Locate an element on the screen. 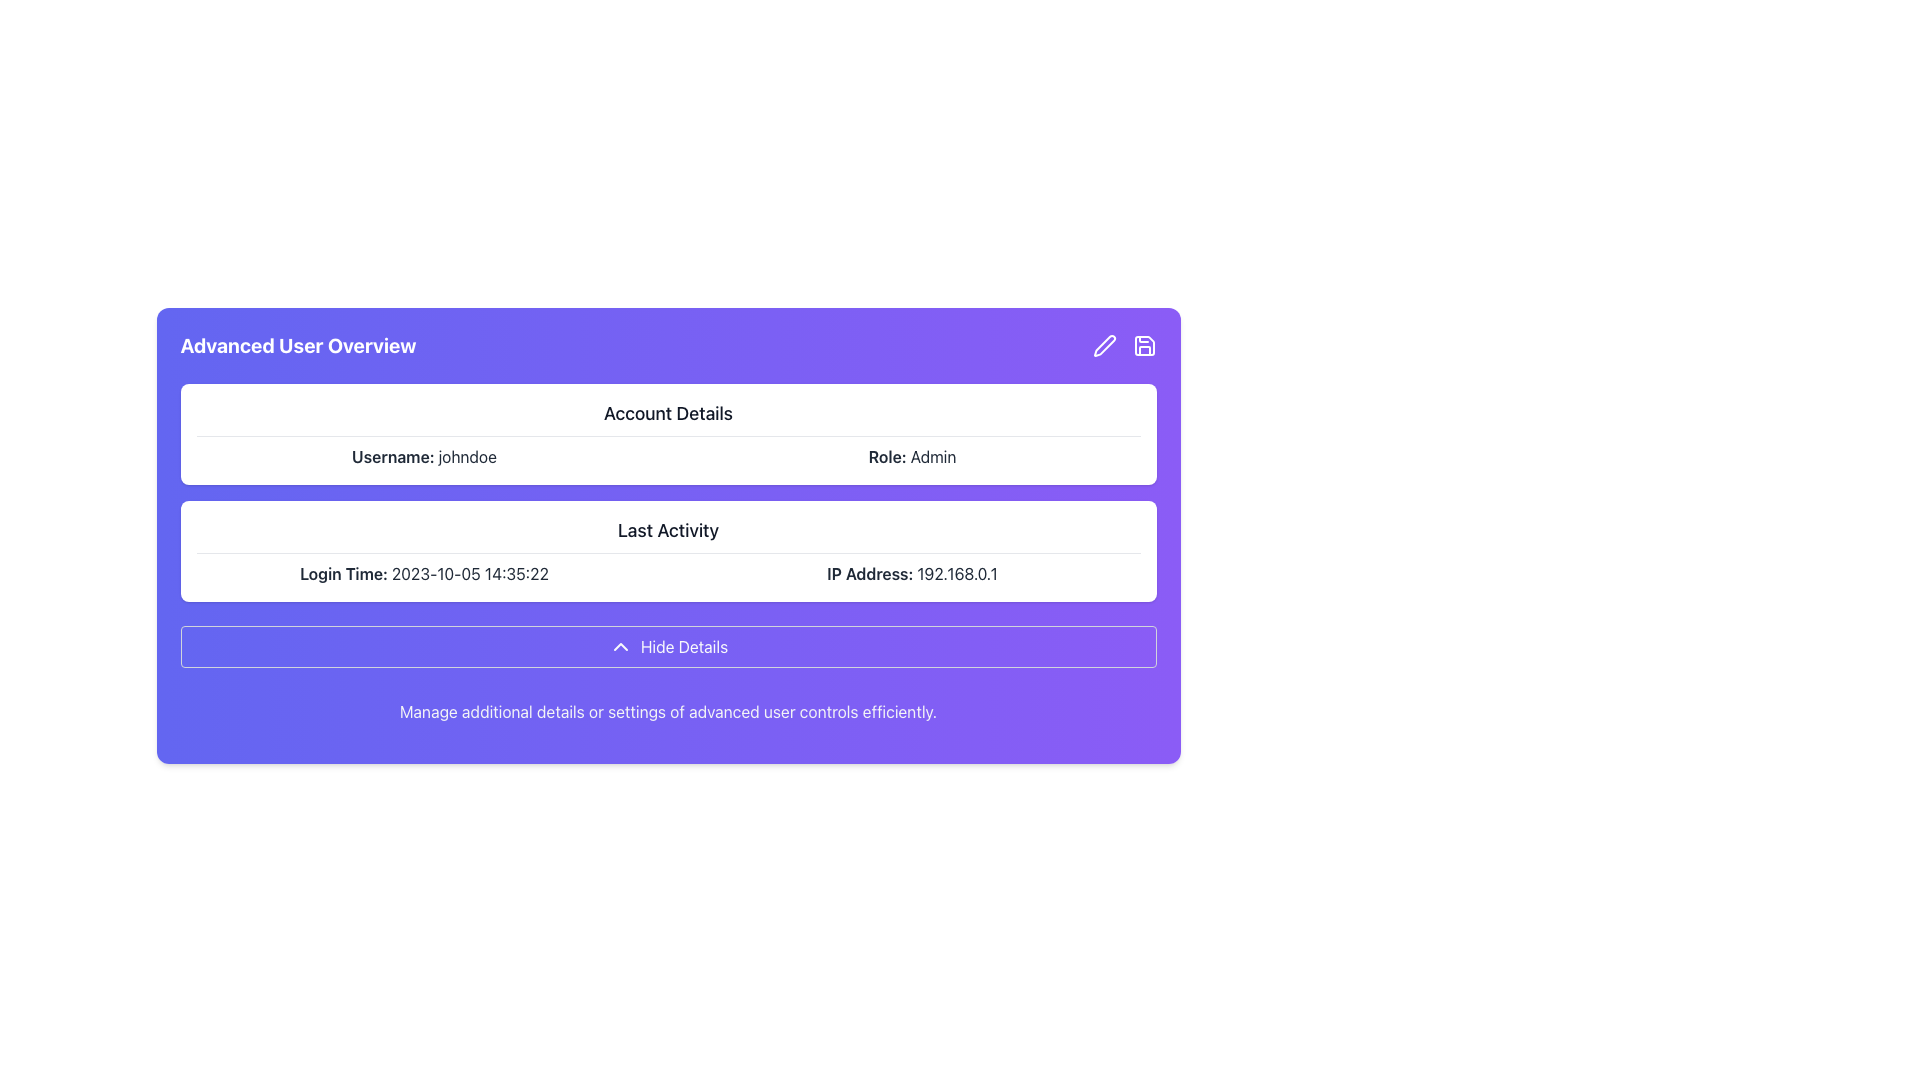  the button located at the bottom of the 'Advanced User Overview' section to hide the additional details is located at coordinates (668, 647).